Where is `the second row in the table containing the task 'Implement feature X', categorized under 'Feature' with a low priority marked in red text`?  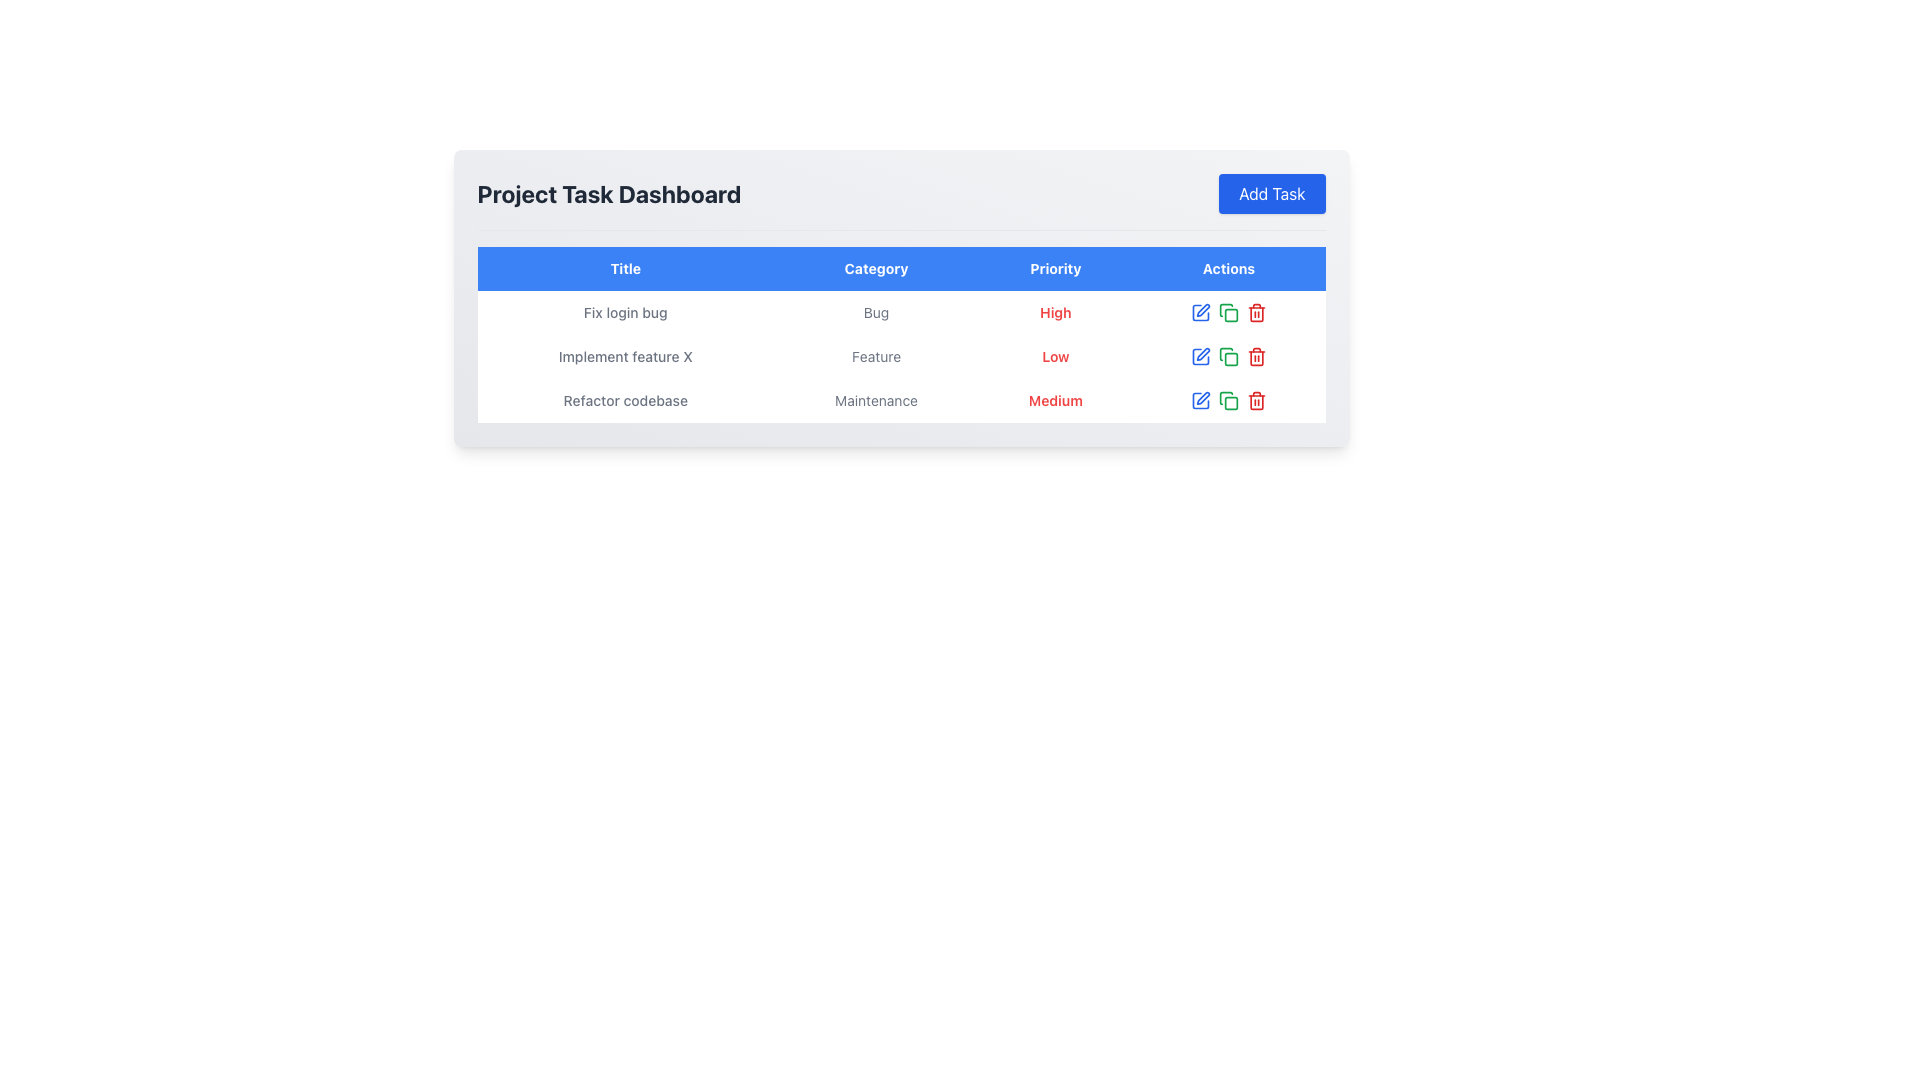 the second row in the table containing the task 'Implement feature X', categorized under 'Feature' with a low priority marked in red text is located at coordinates (900, 356).